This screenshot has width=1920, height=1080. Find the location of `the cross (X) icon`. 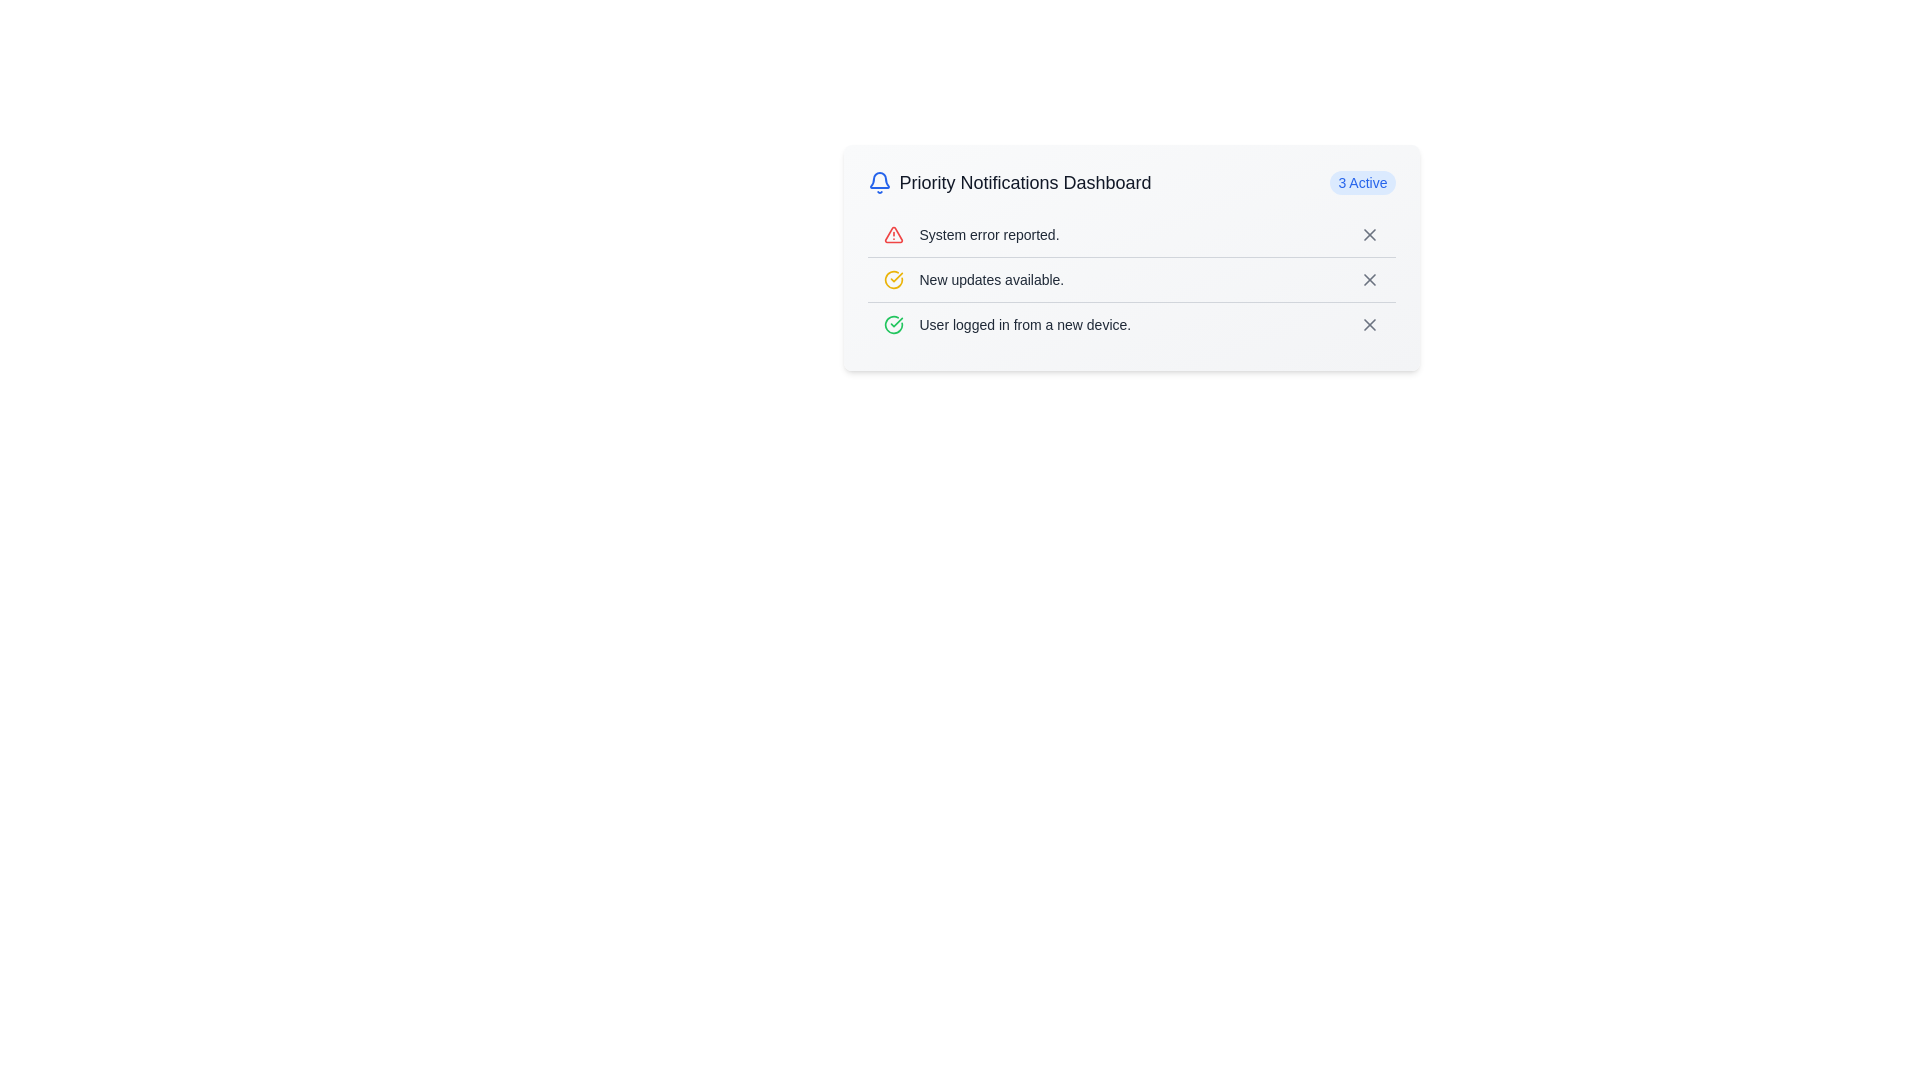

the cross (X) icon is located at coordinates (1368, 280).